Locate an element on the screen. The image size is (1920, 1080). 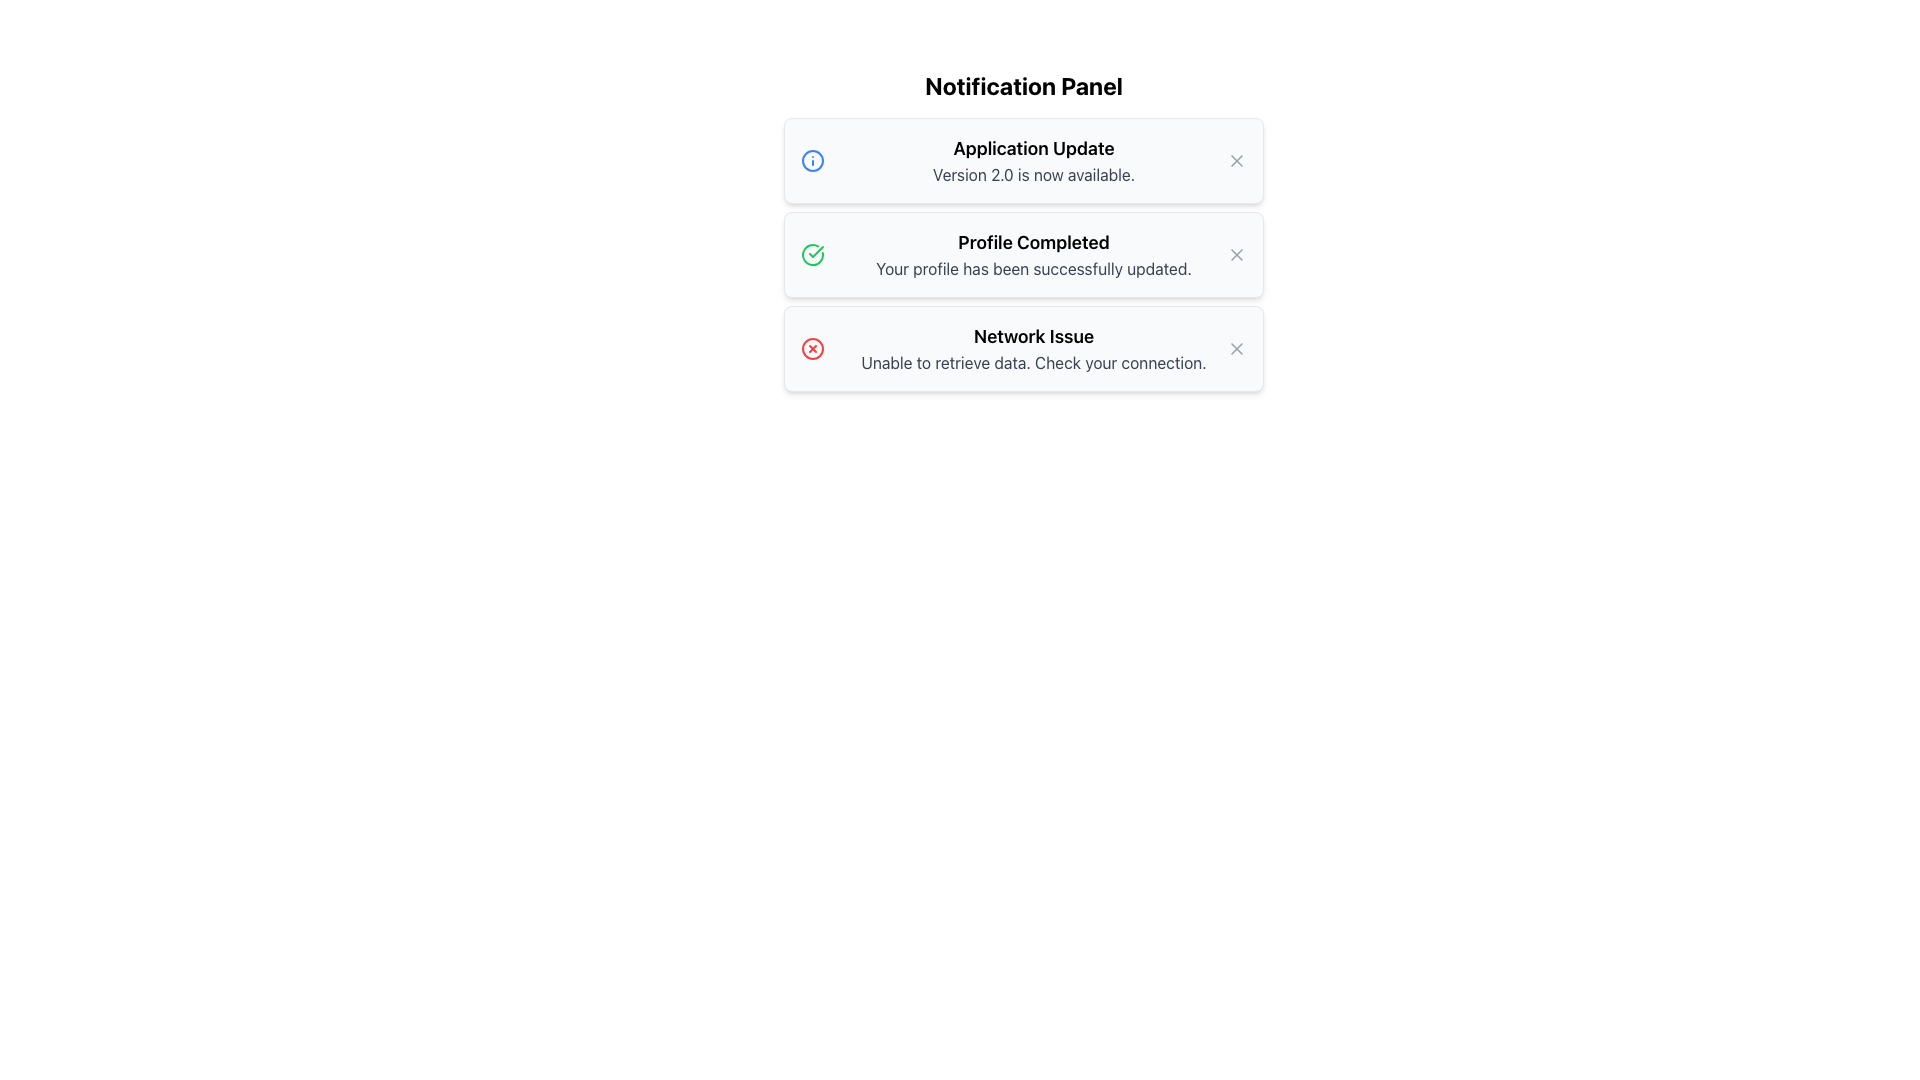
the success icon located to the left of the 'Profile Completed' notification text in the second card of the notification panel is located at coordinates (816, 250).